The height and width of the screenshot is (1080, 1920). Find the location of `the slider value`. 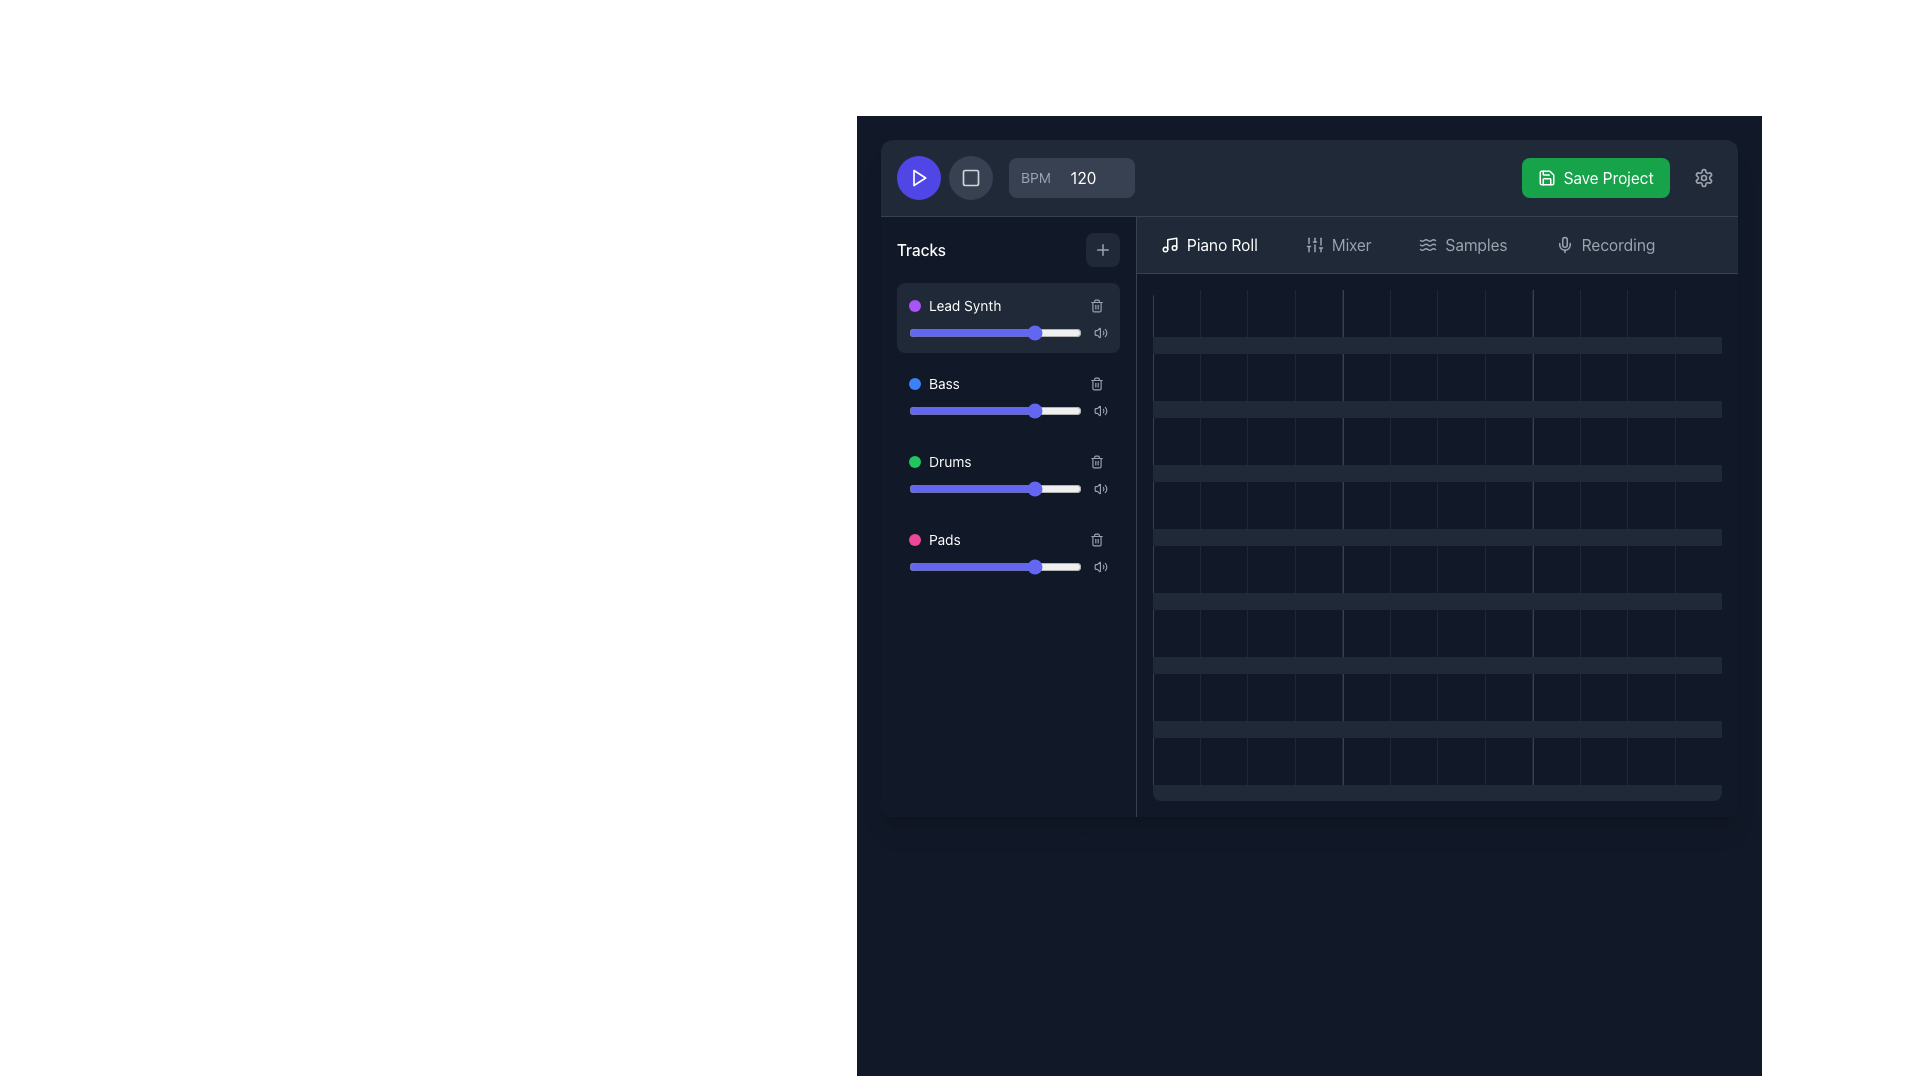

the slider value is located at coordinates (1026, 331).